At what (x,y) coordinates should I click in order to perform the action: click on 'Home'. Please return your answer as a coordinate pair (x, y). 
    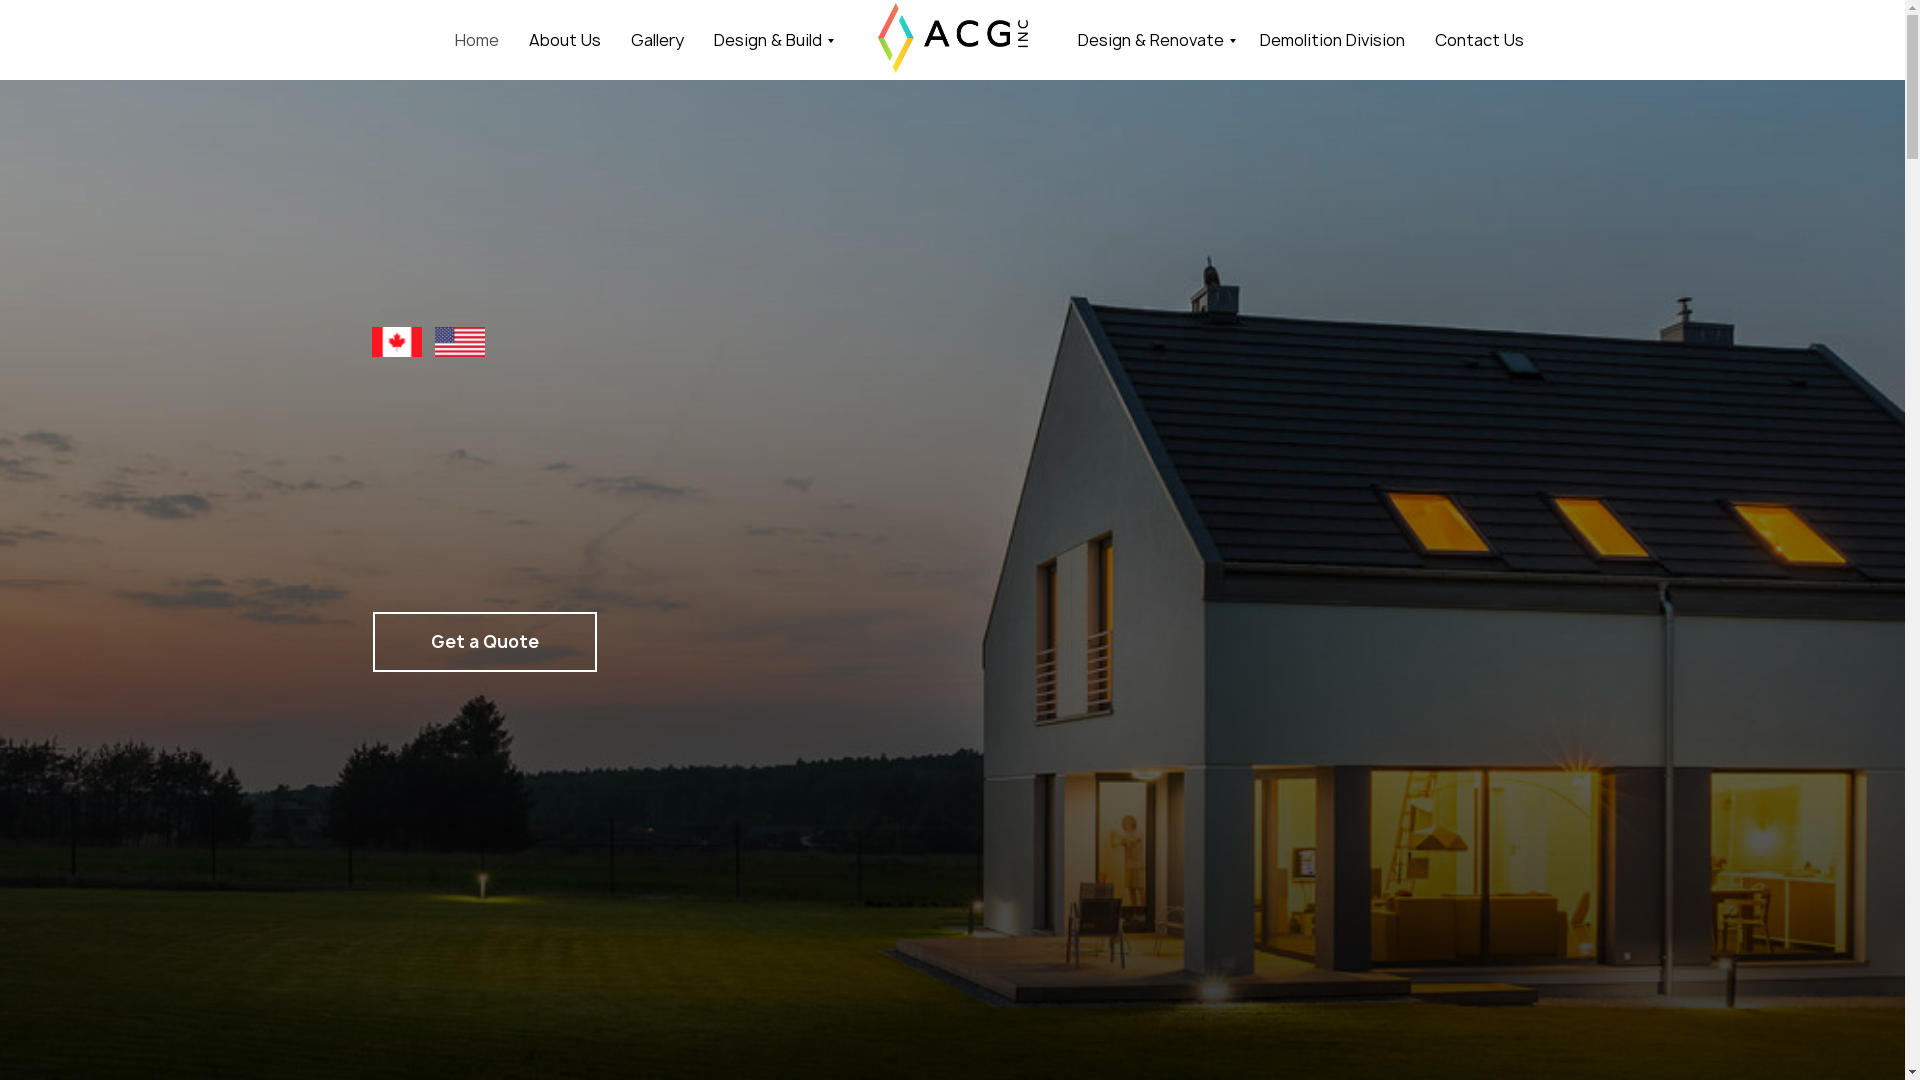
    Looking at the image, I should click on (474, 38).